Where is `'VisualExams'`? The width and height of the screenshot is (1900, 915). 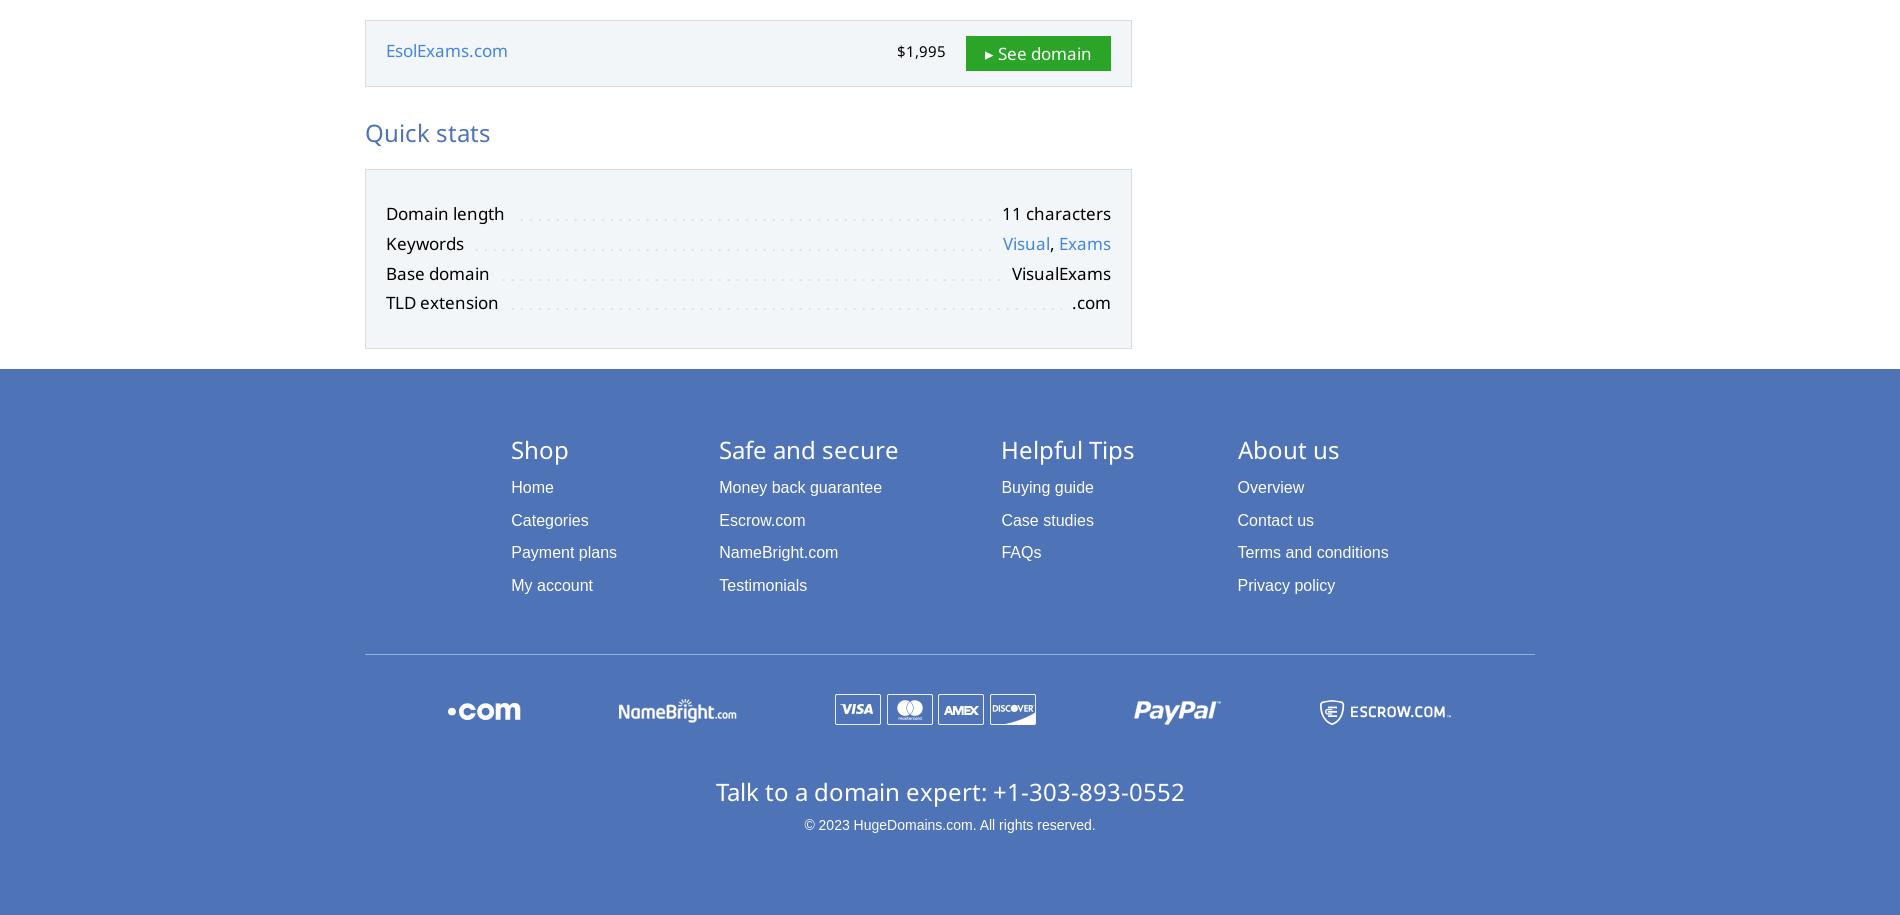 'VisualExams' is located at coordinates (1061, 271).